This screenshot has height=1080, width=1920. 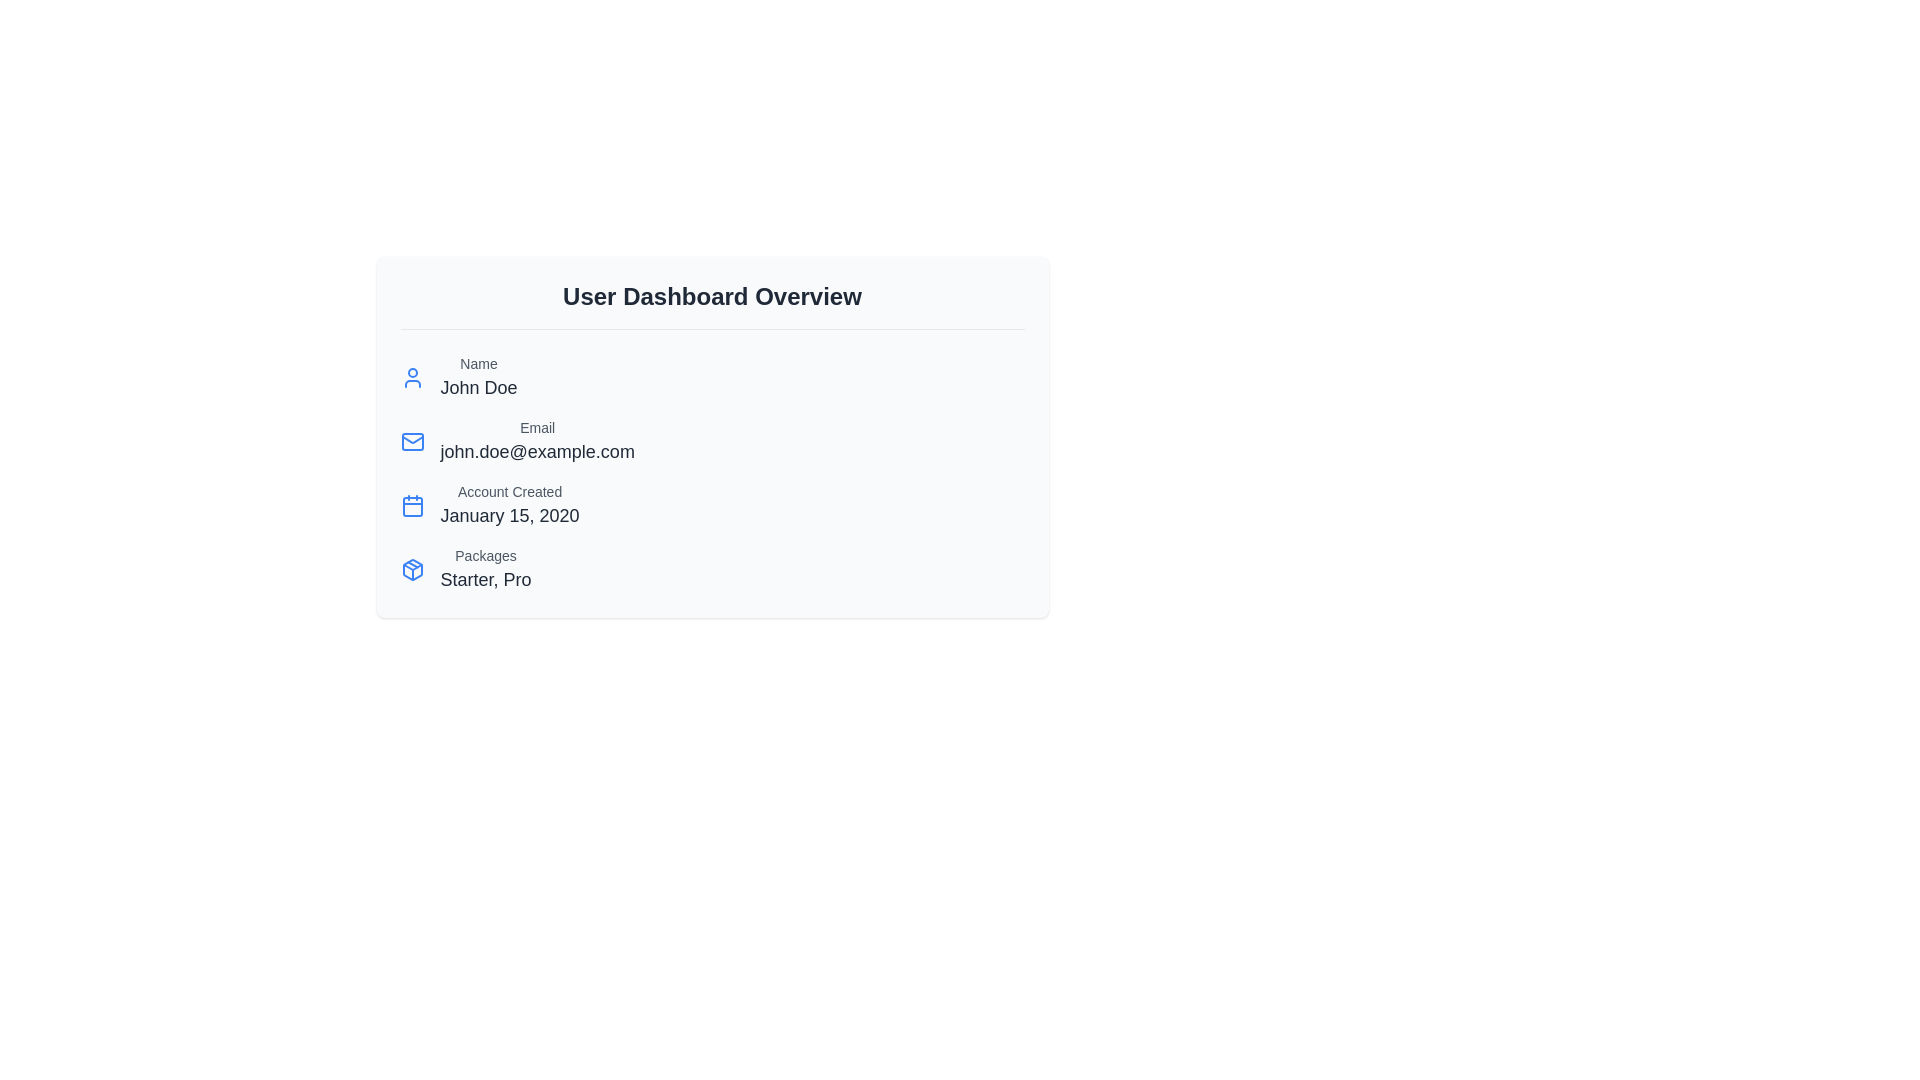 I want to click on the text label displaying 'Starter, Pro', which is located below the 'Packages' label in the user information card, so click(x=485, y=579).